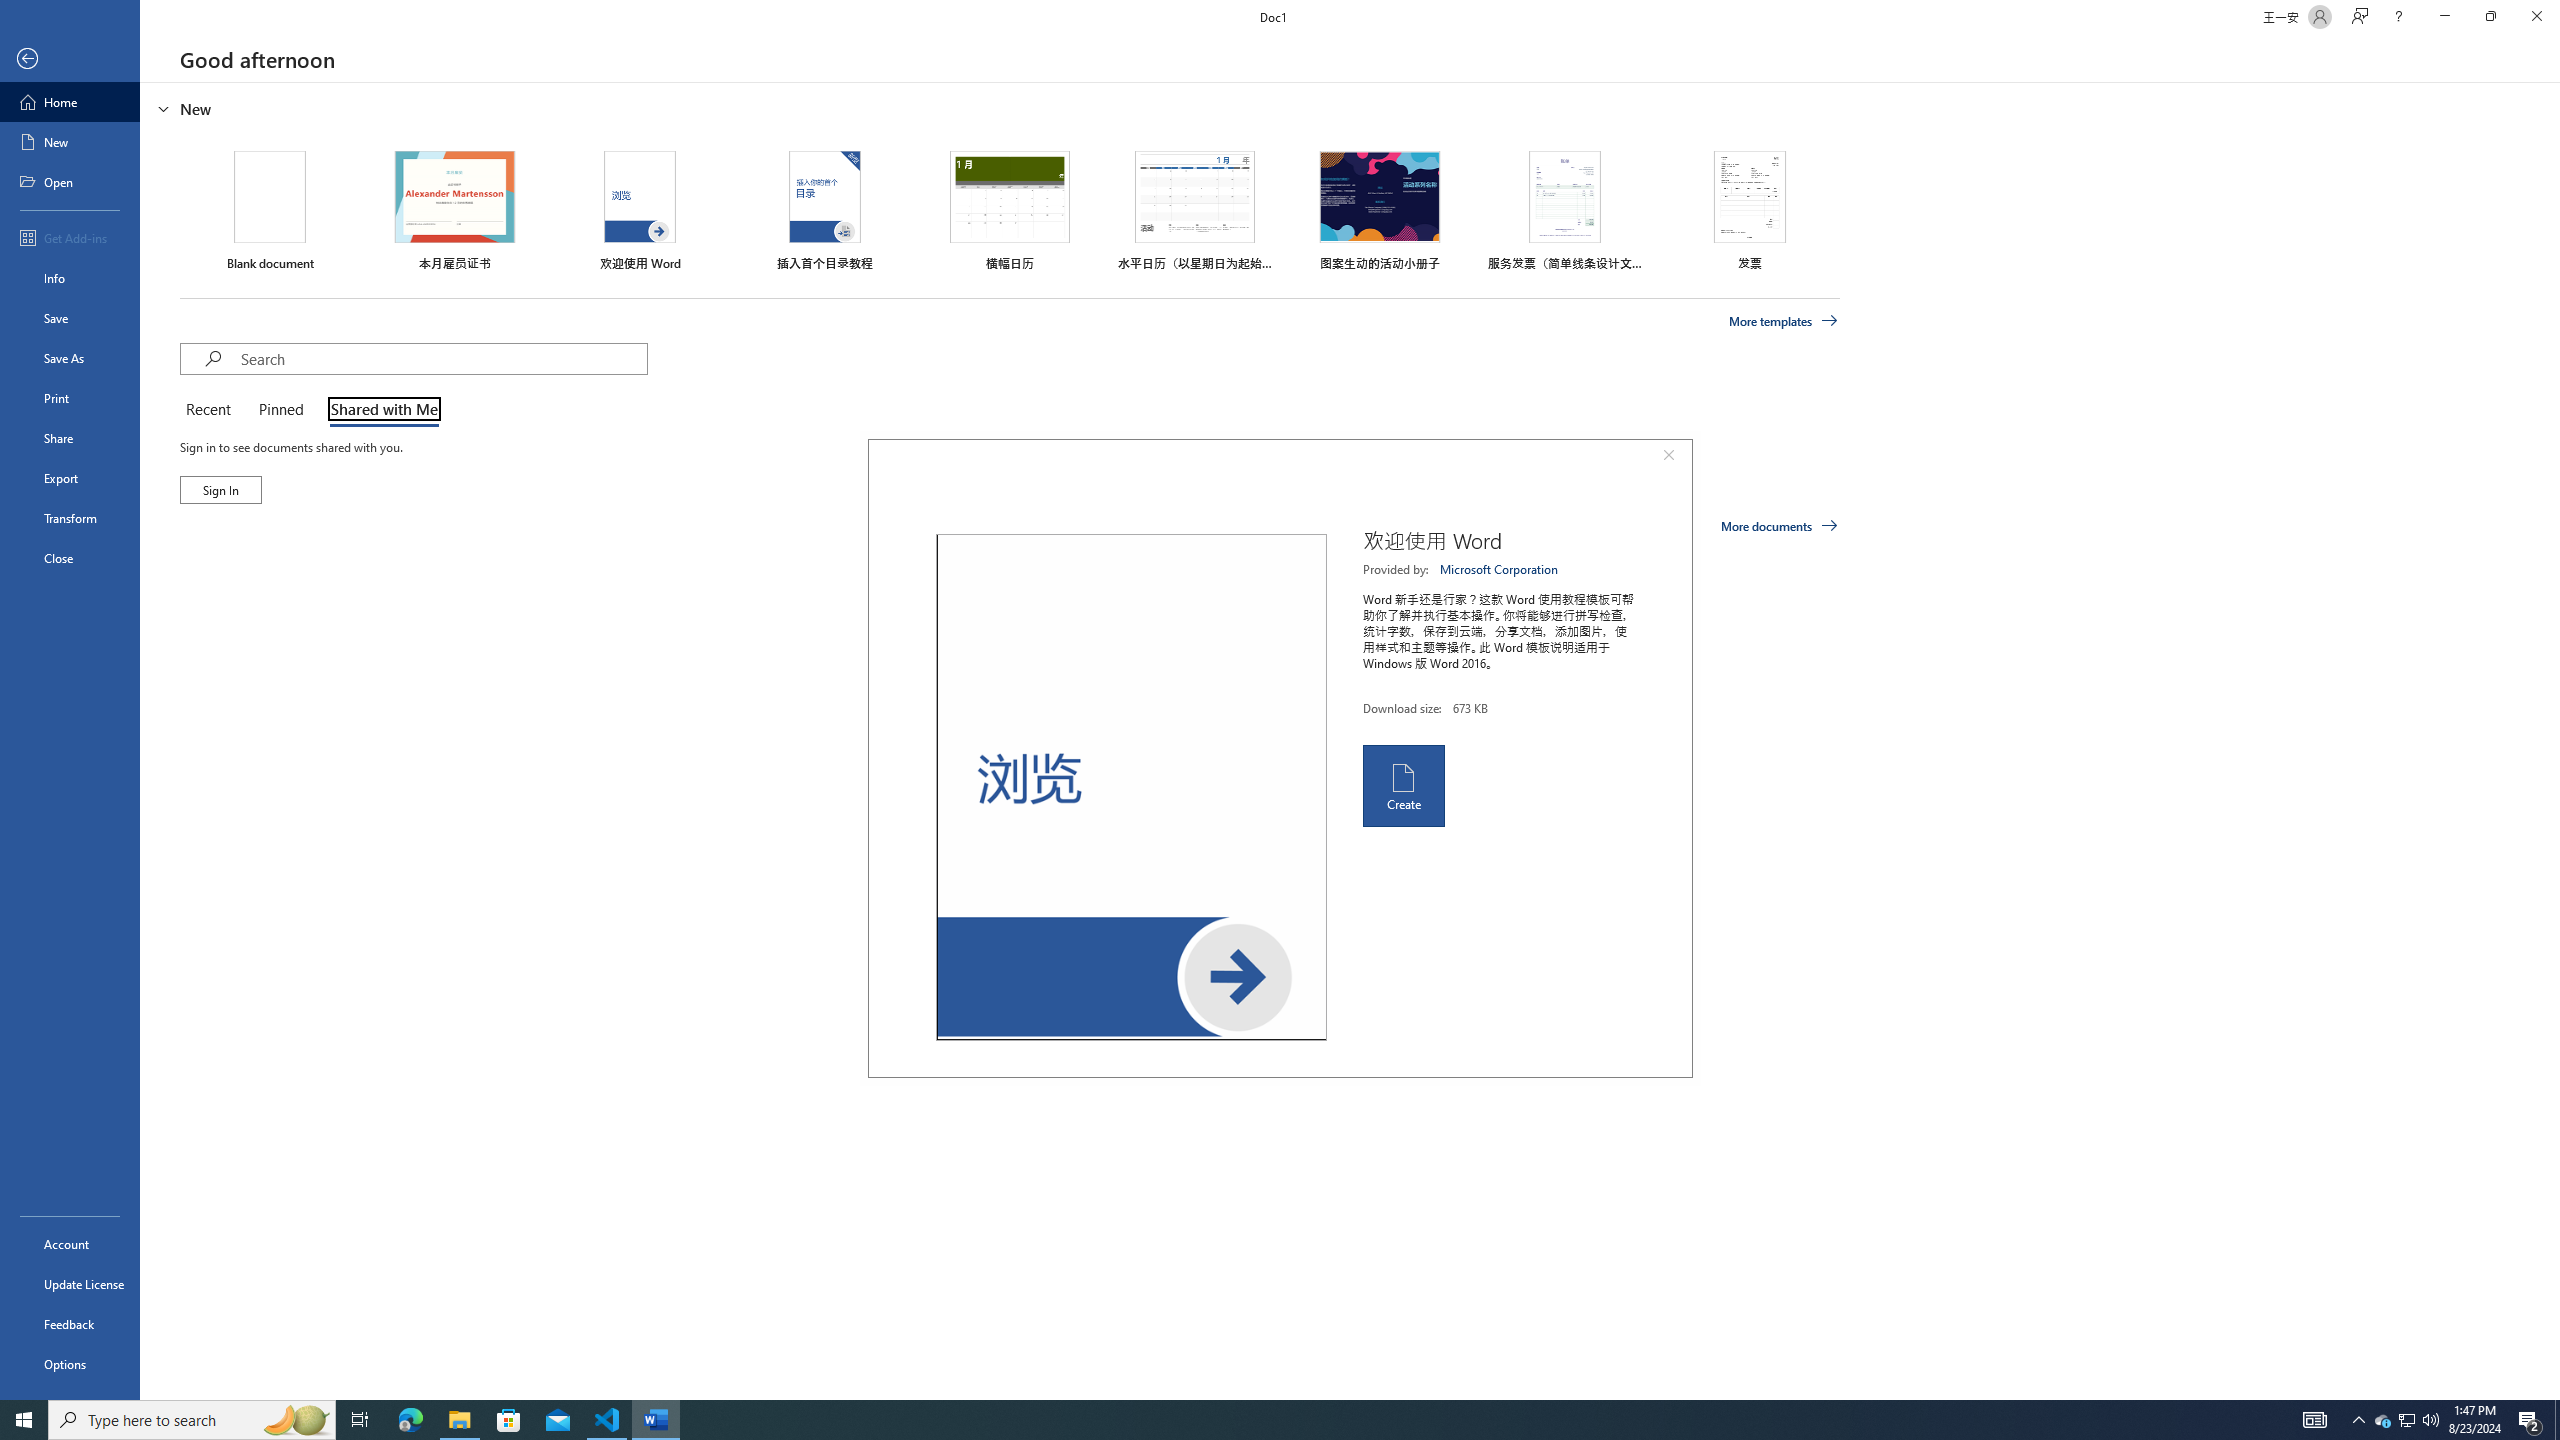 The image size is (2560, 1440). I want to click on 'Options', so click(69, 1363).